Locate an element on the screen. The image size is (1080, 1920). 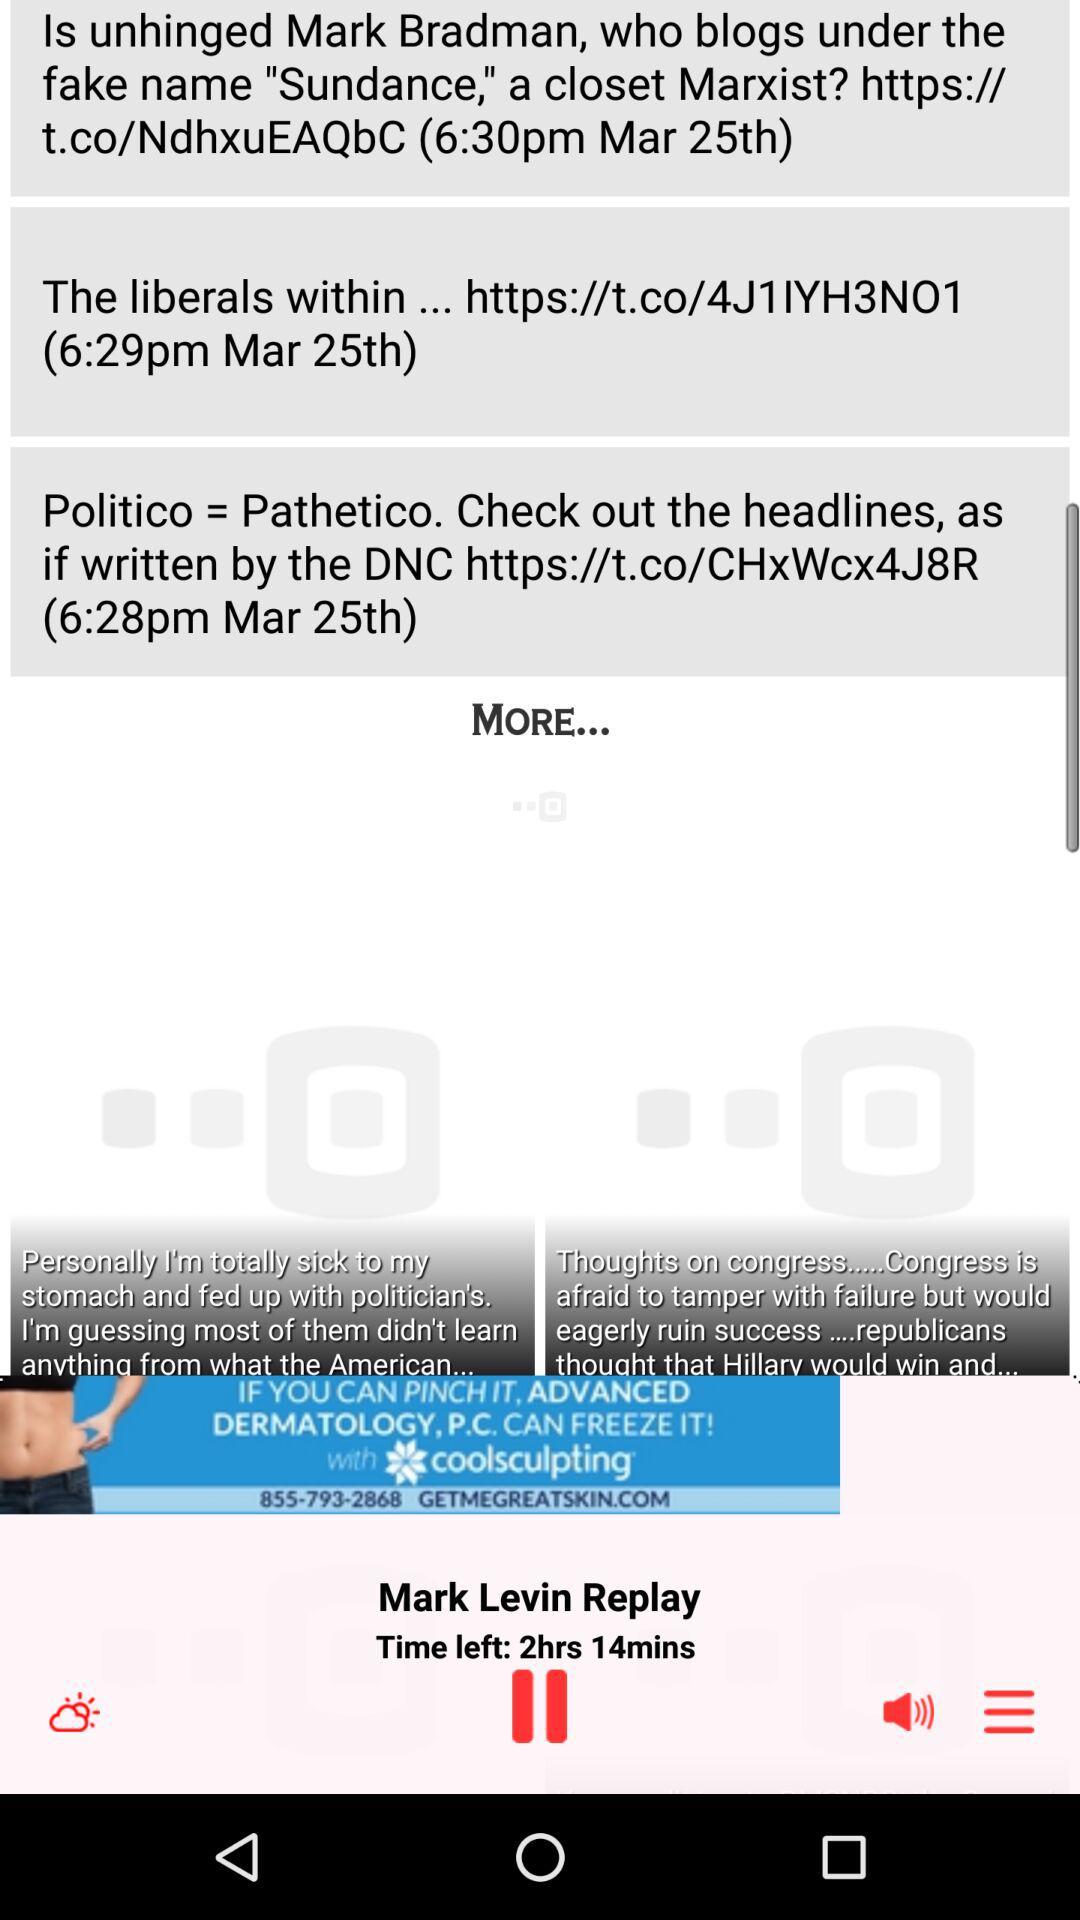
the pause icon is located at coordinates (538, 1826).